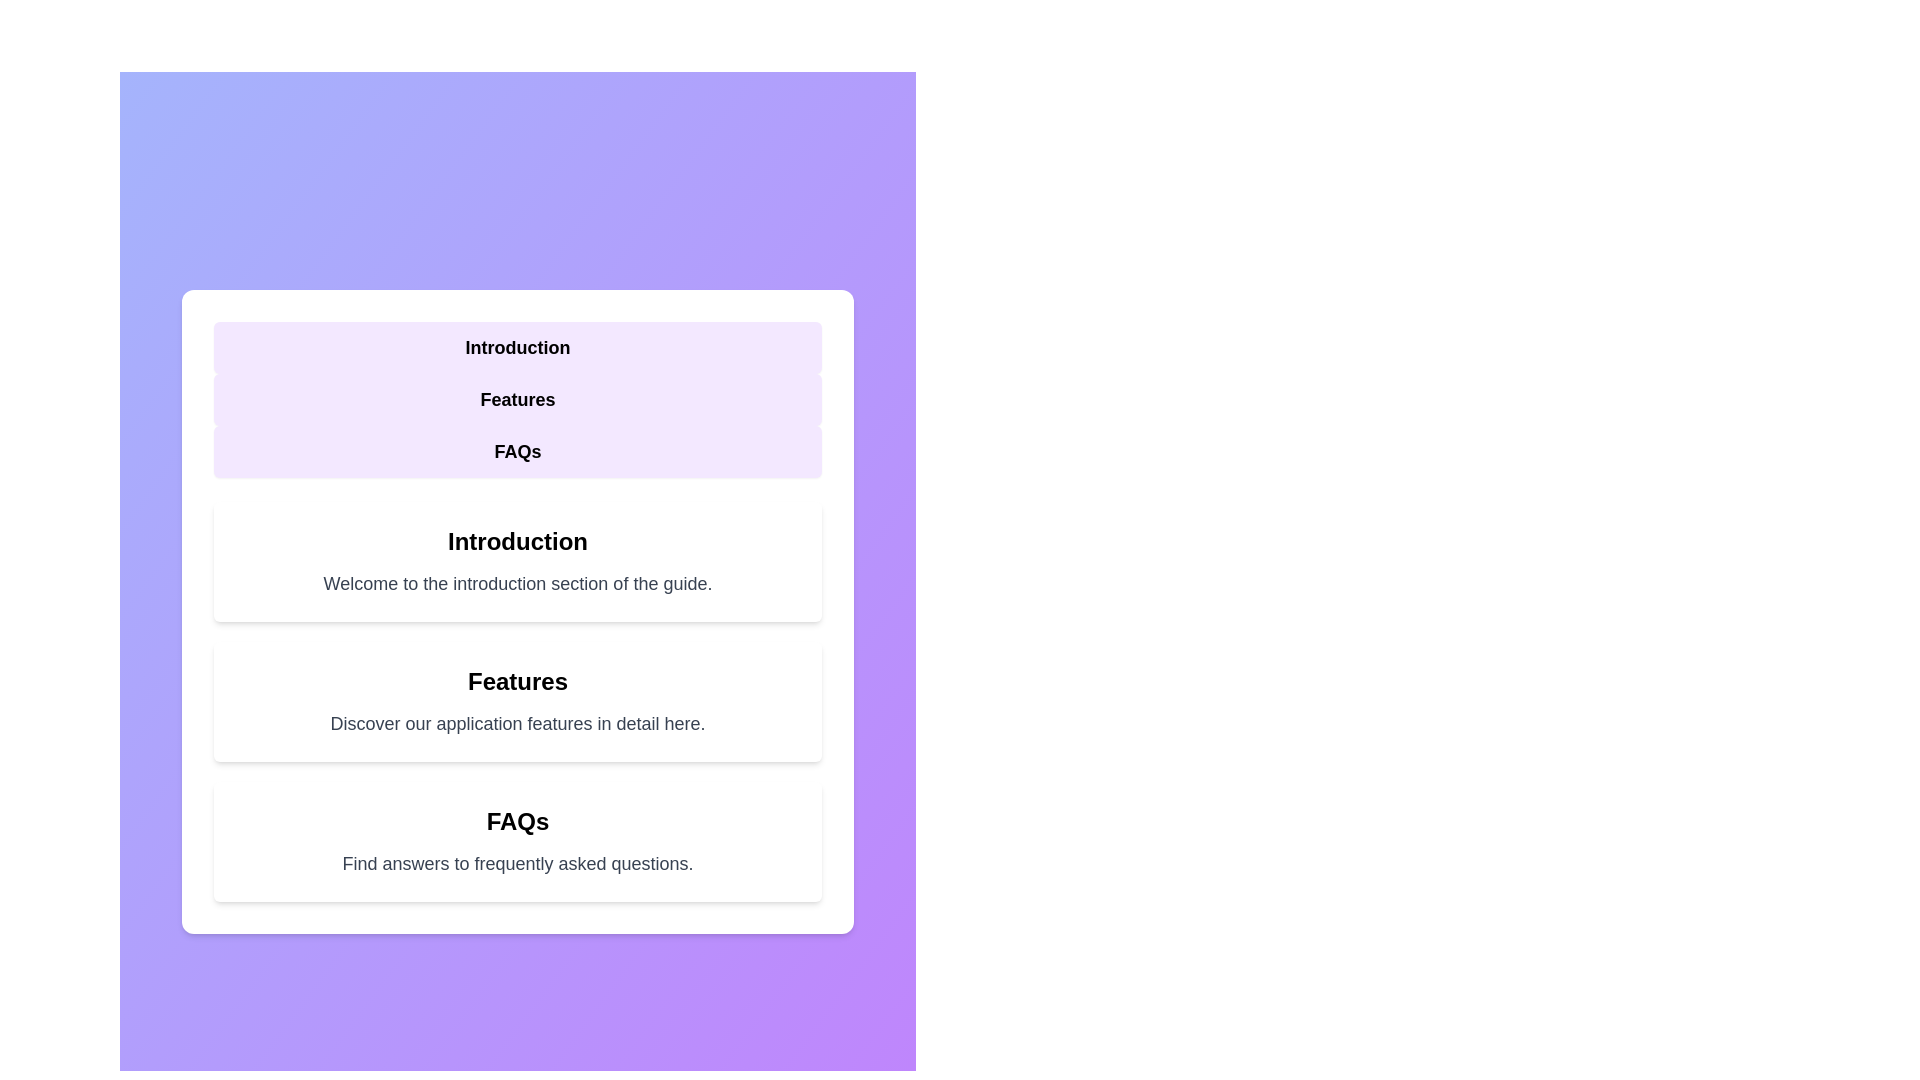 Image resolution: width=1920 pixels, height=1080 pixels. I want to click on the Informational card titled 'Features' which contains a description about application features, located at the center of the interface with a white background and rounded corners, so click(518, 701).